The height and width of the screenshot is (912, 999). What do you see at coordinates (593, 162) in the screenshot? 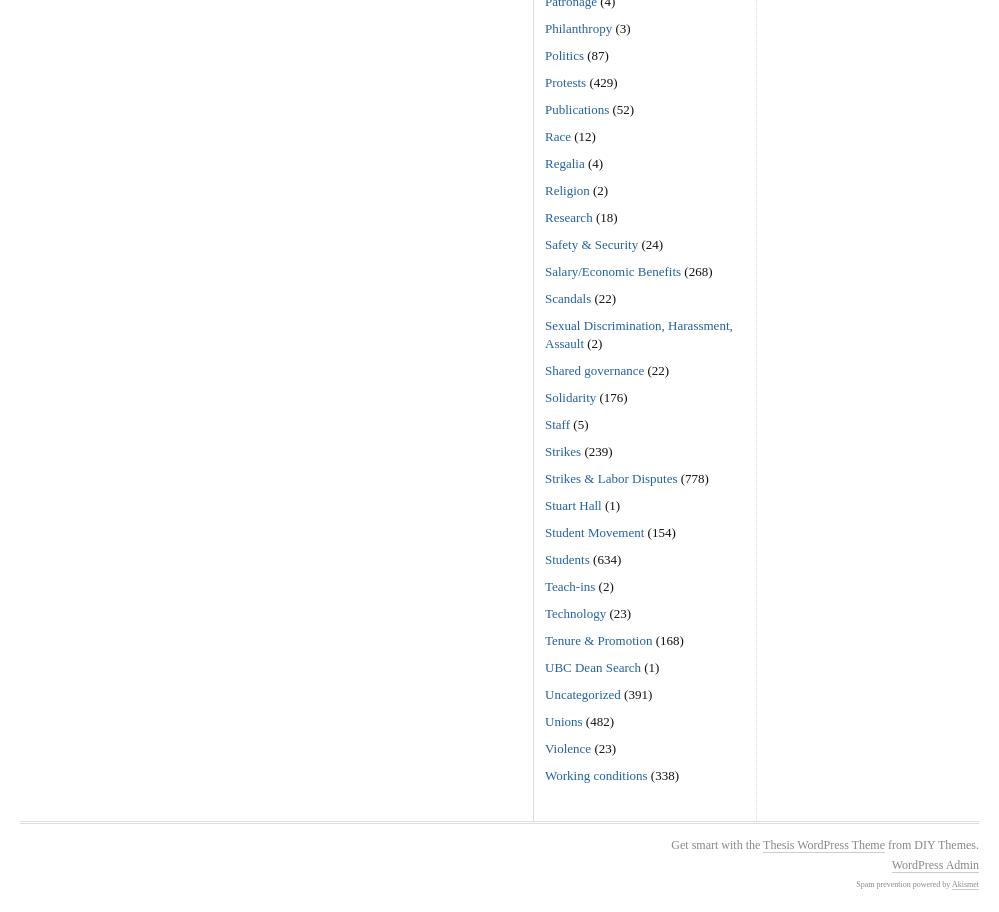
I see `'(4)'` at bounding box center [593, 162].